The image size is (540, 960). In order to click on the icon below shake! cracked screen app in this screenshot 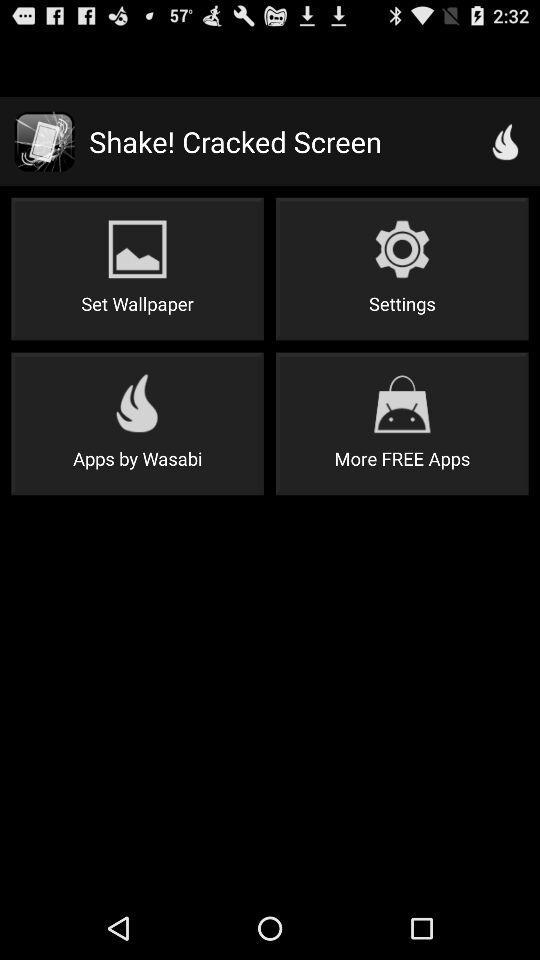, I will do `click(136, 268)`.